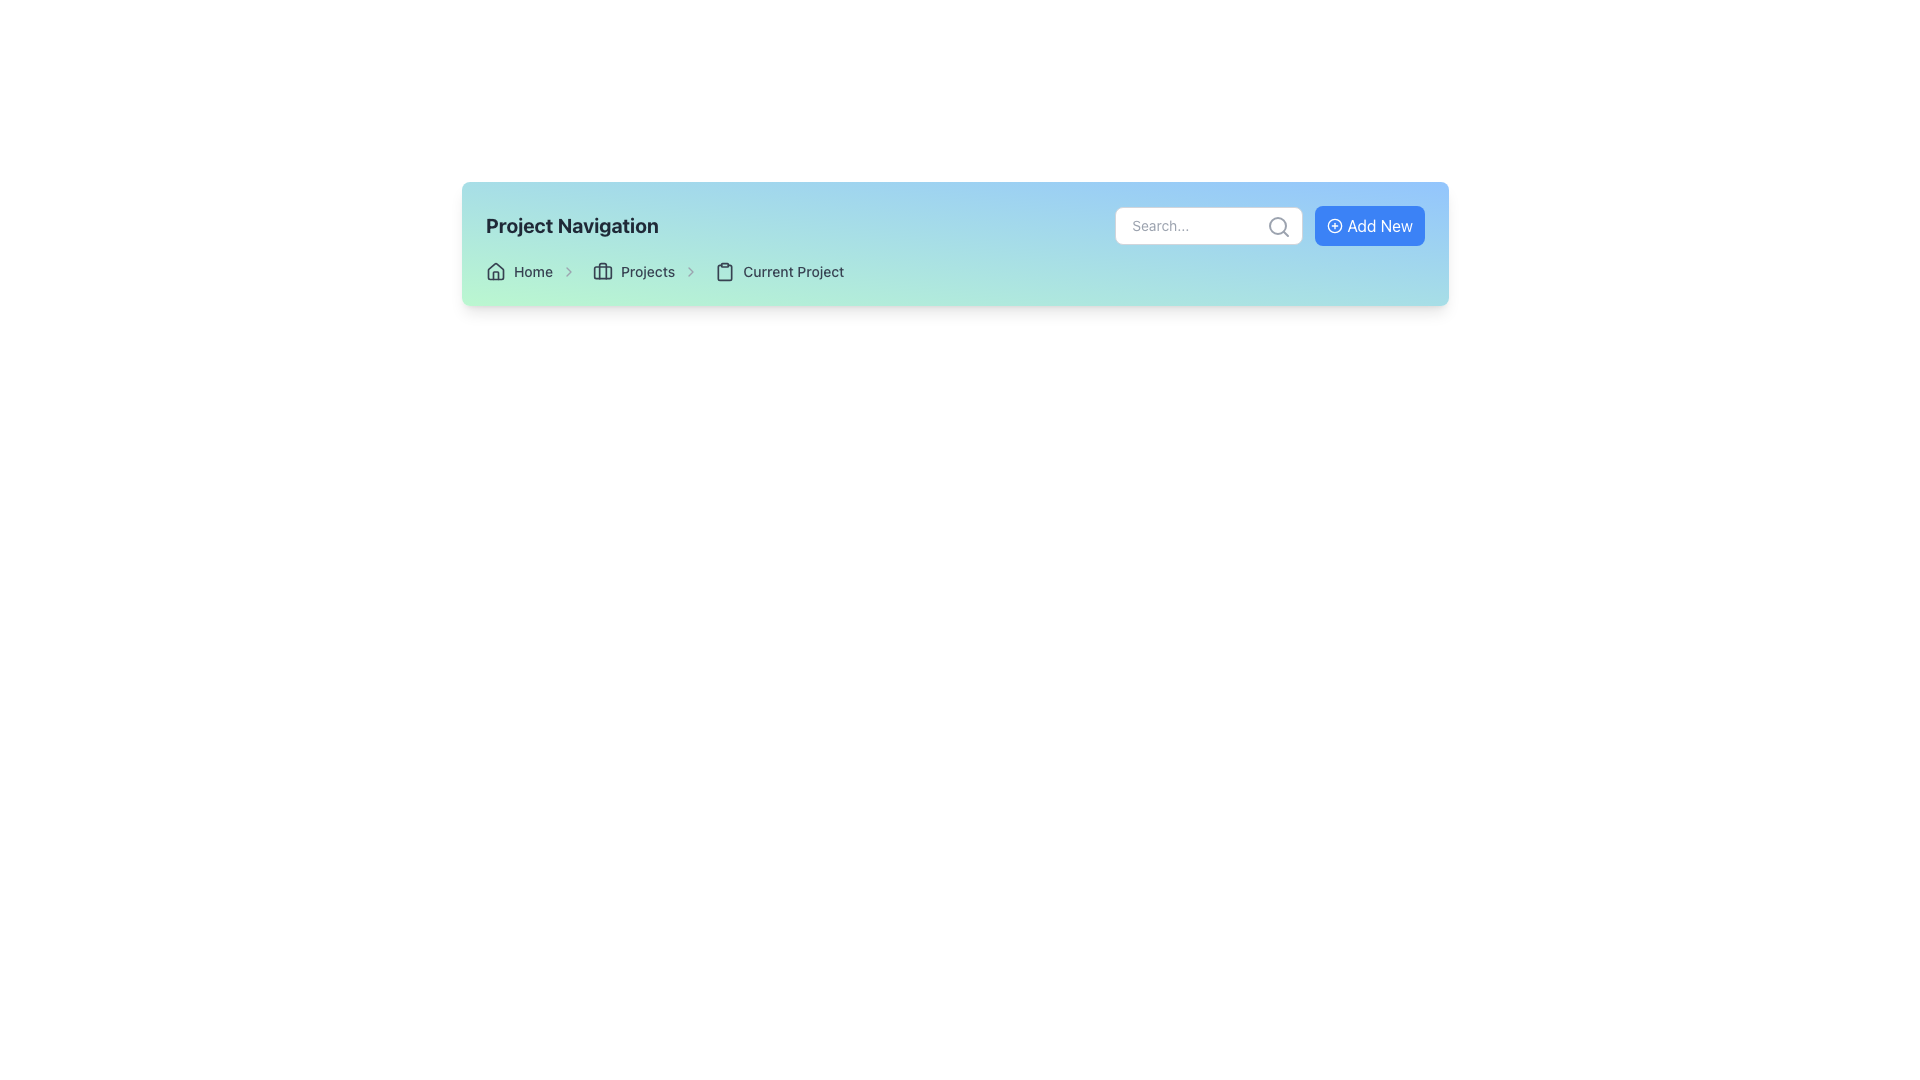 This screenshot has width=1920, height=1080. What do you see at coordinates (646, 272) in the screenshot?
I see `the 'Projects' breadcrumb link` at bounding box center [646, 272].